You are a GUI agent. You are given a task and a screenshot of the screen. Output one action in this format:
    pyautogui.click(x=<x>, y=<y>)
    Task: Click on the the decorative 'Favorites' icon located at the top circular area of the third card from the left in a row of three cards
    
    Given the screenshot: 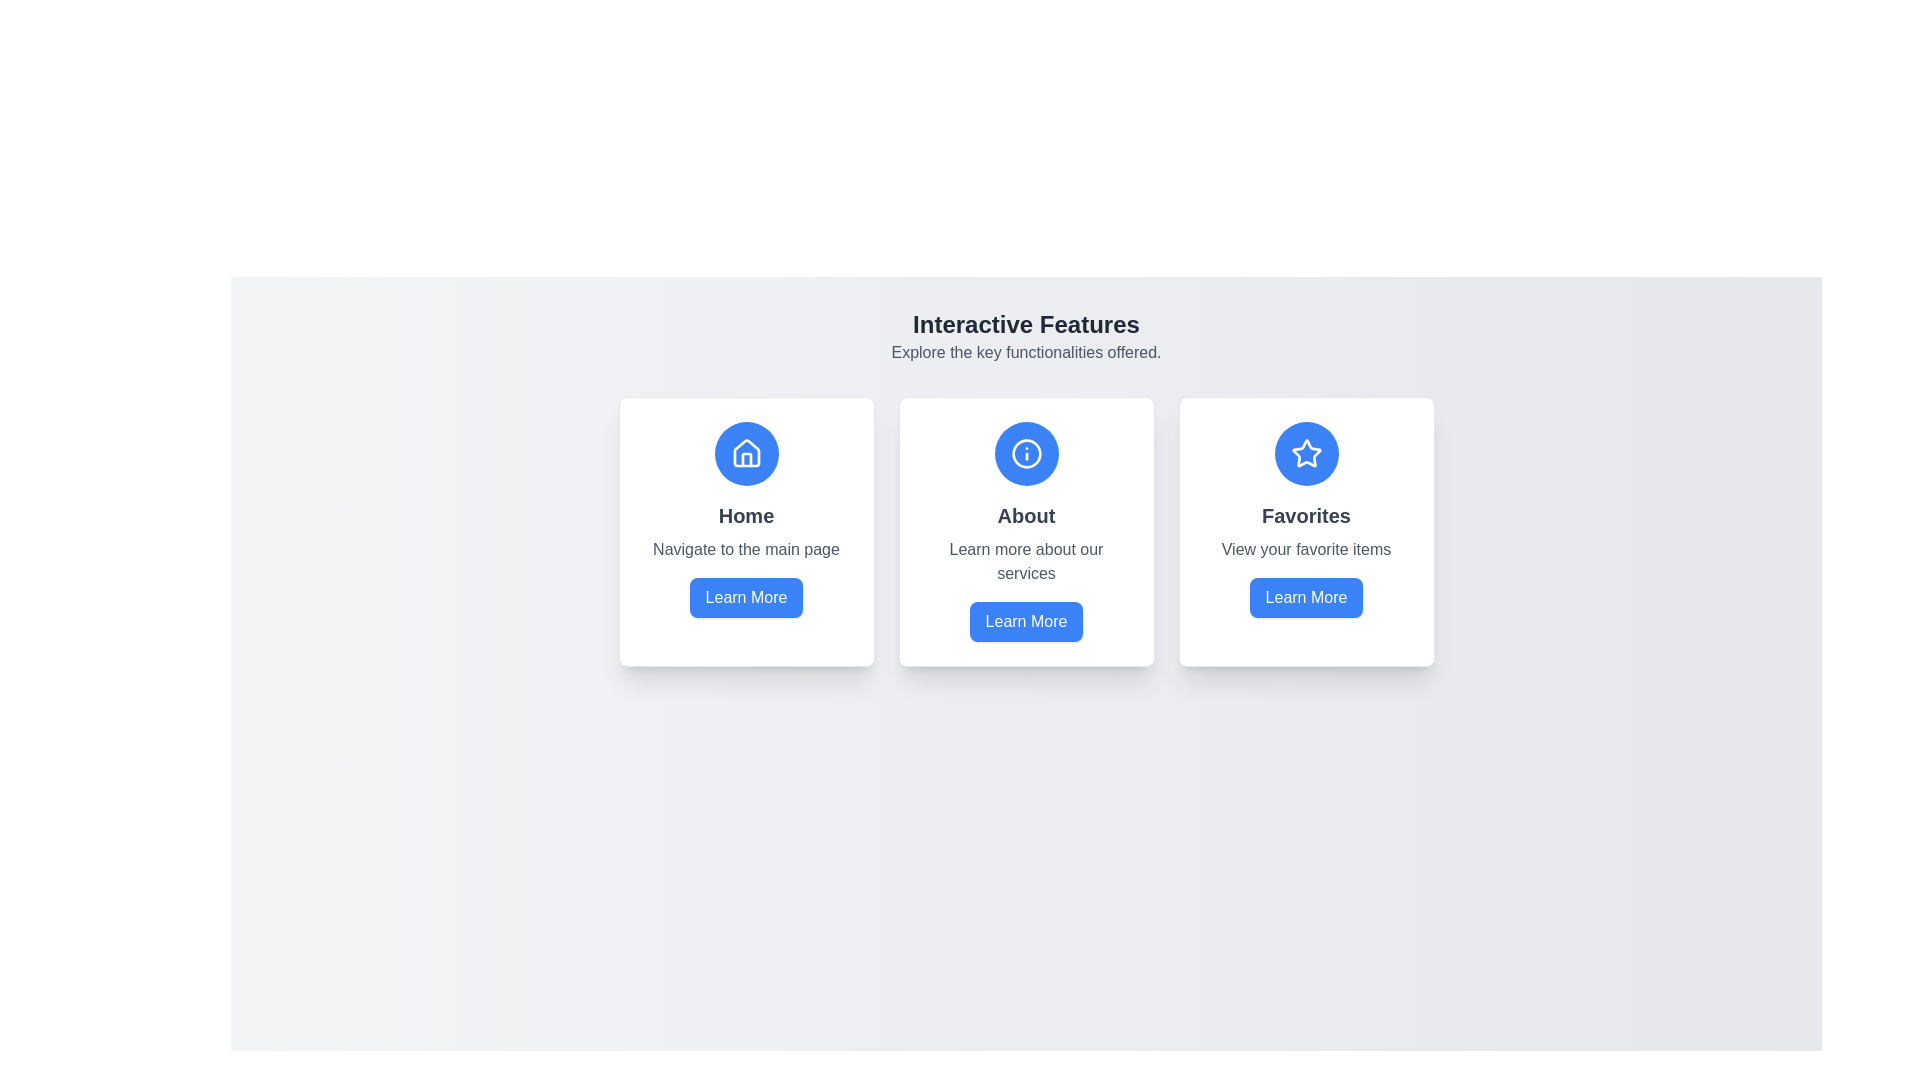 What is the action you would take?
    pyautogui.click(x=1306, y=454)
    